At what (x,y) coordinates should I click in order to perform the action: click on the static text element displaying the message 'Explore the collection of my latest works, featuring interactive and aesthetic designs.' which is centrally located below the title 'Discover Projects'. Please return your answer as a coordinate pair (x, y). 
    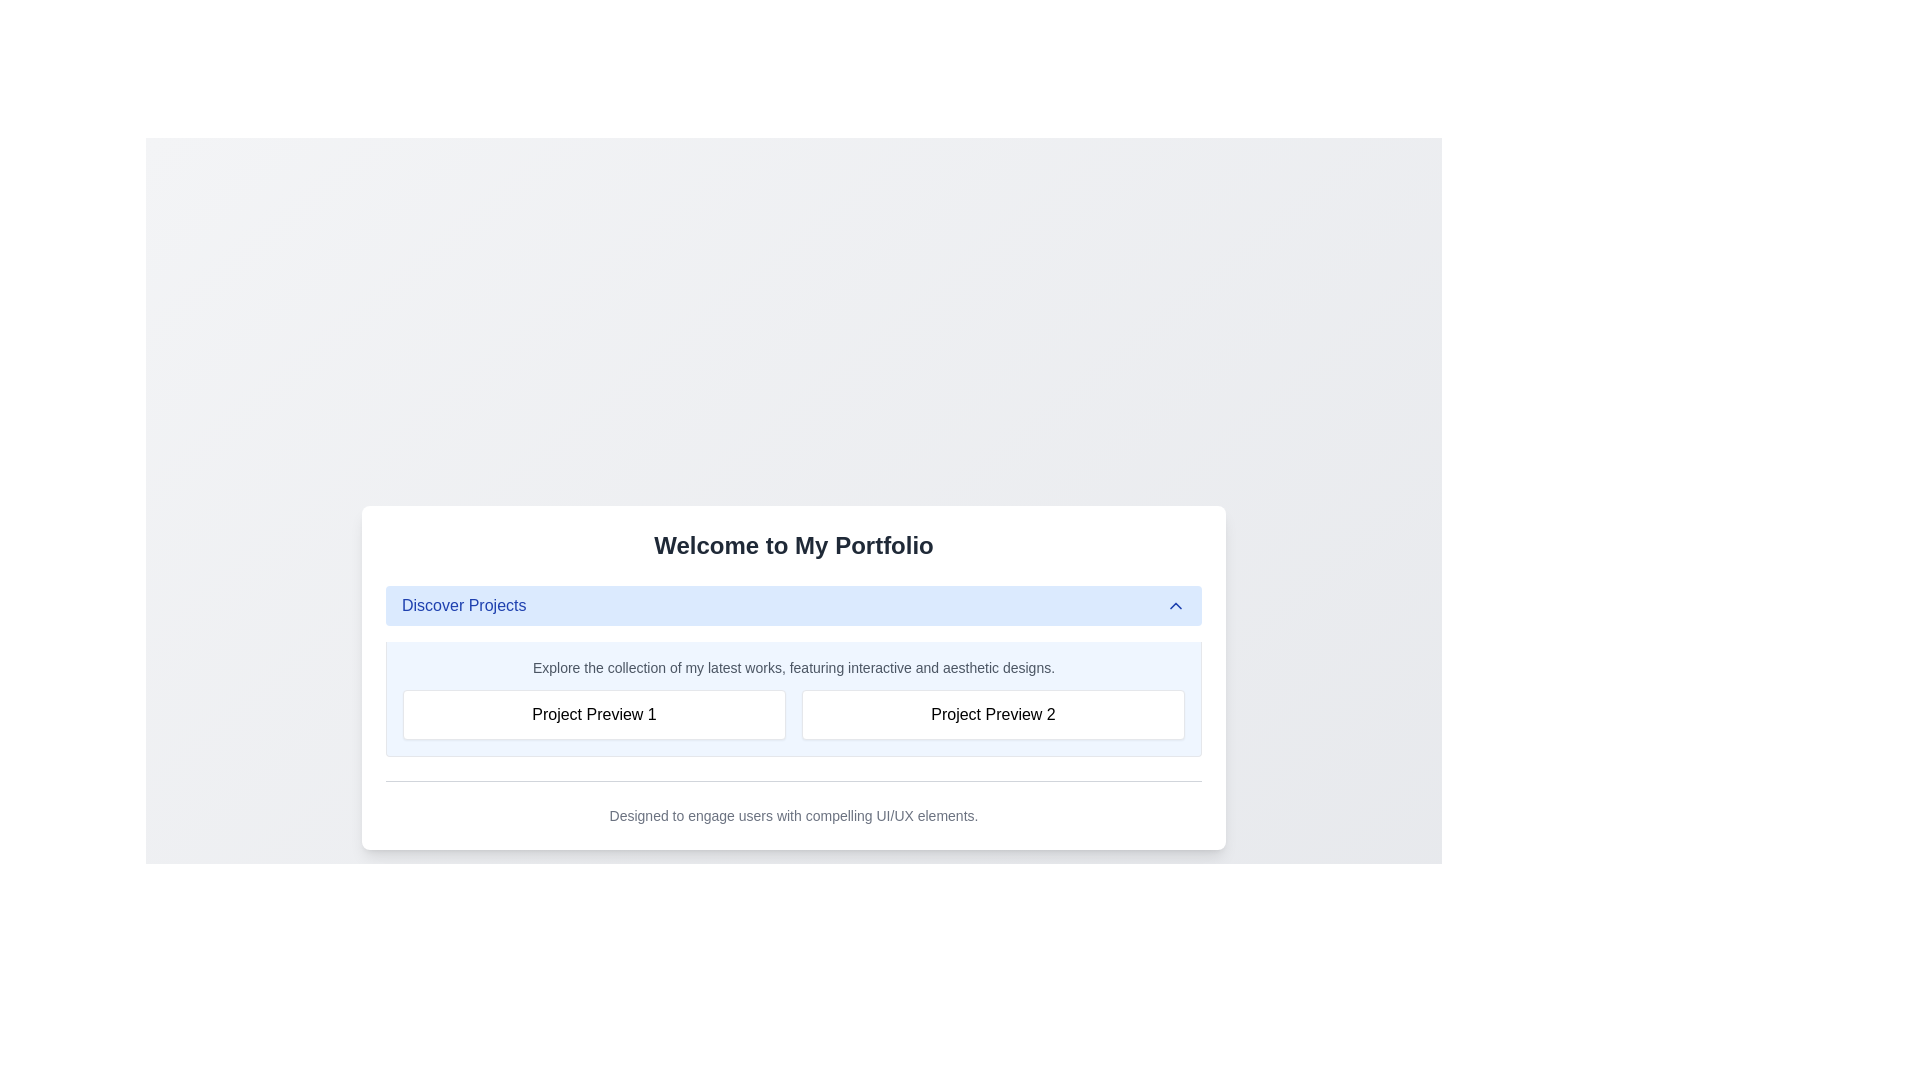
    Looking at the image, I should click on (792, 667).